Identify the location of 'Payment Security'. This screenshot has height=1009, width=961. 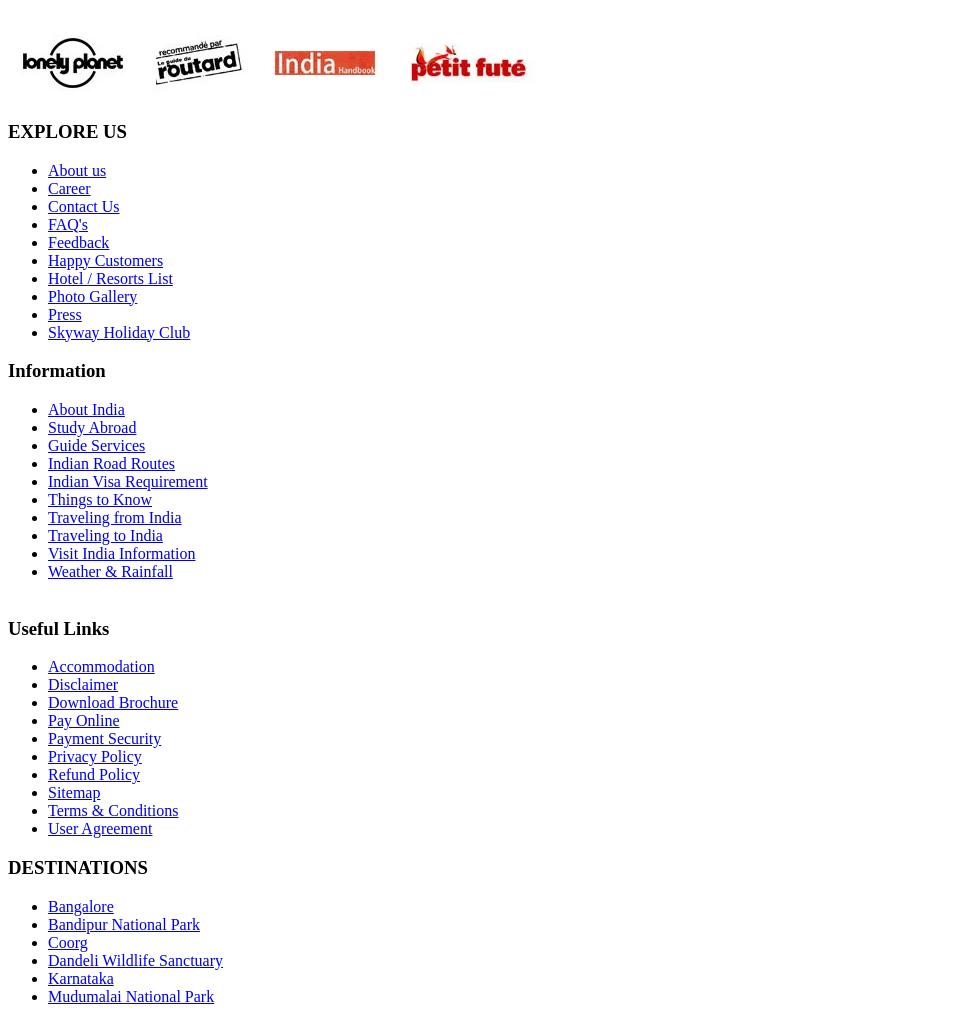
(46, 738).